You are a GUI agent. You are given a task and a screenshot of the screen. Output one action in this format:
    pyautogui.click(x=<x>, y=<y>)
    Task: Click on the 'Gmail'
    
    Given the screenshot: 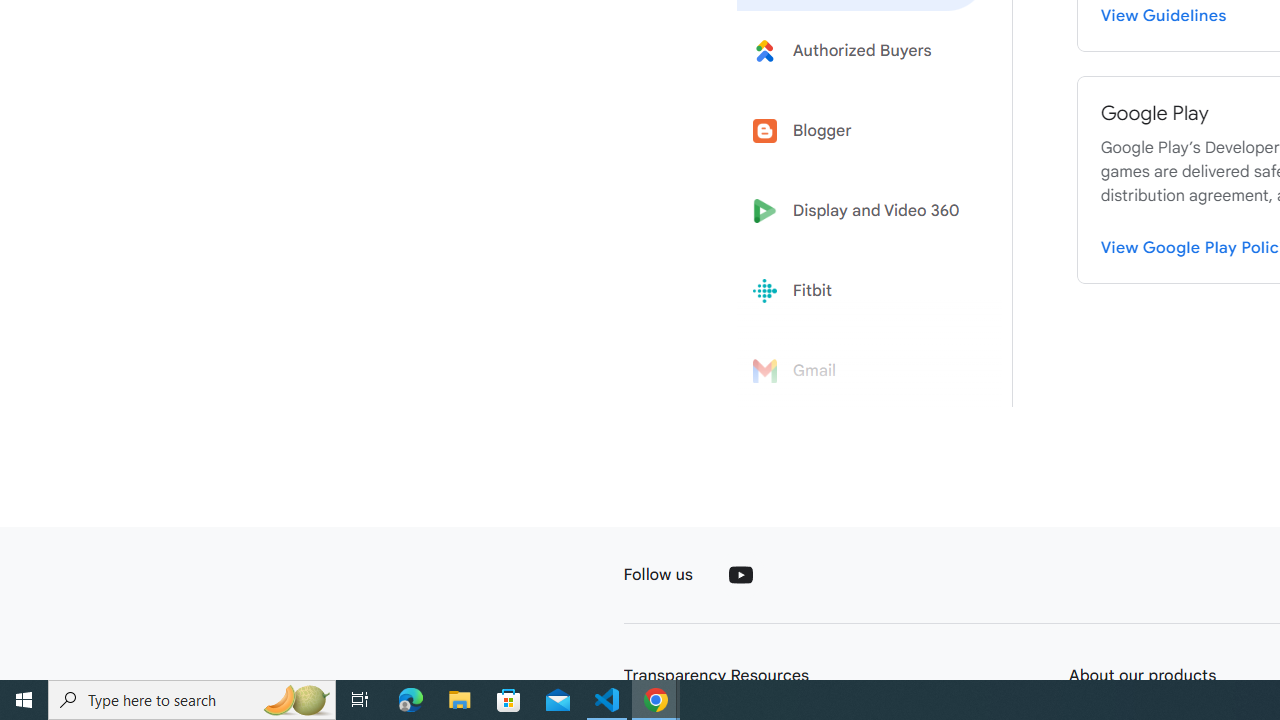 What is the action you would take?
    pyautogui.click(x=862, y=371)
    